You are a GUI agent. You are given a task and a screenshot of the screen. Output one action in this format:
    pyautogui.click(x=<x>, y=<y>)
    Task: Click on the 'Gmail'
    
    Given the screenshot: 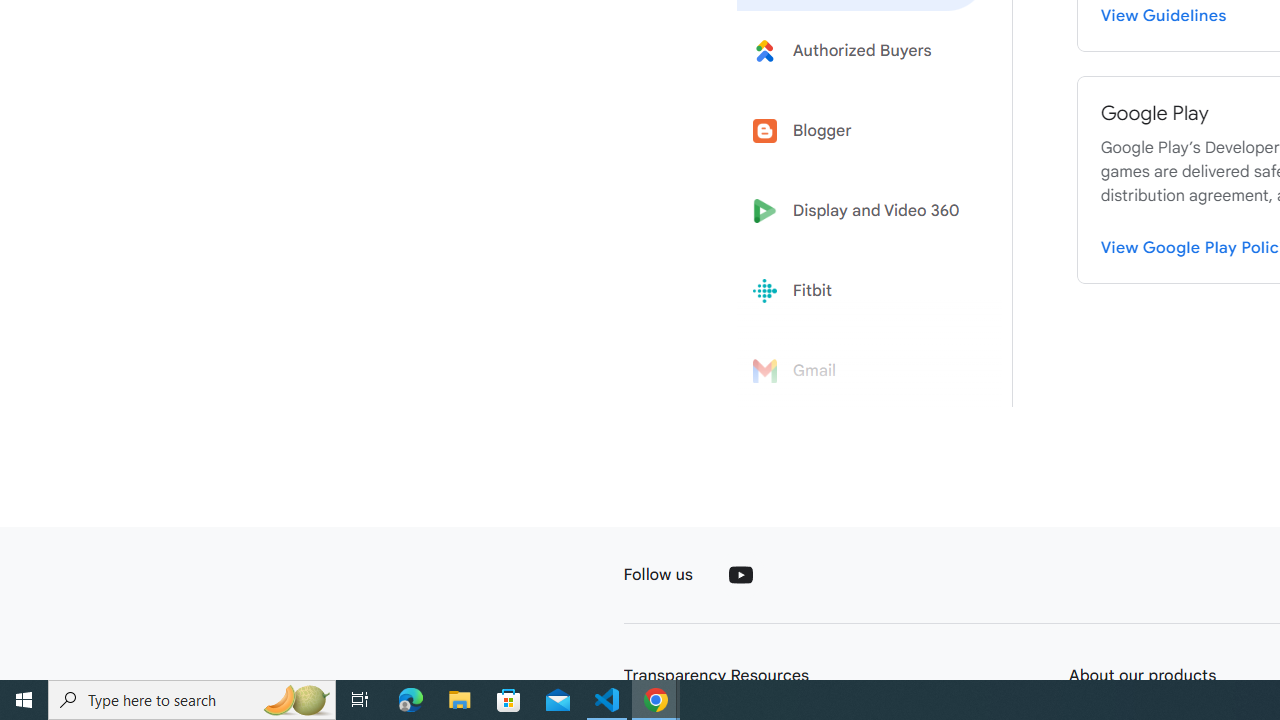 What is the action you would take?
    pyautogui.click(x=862, y=371)
    